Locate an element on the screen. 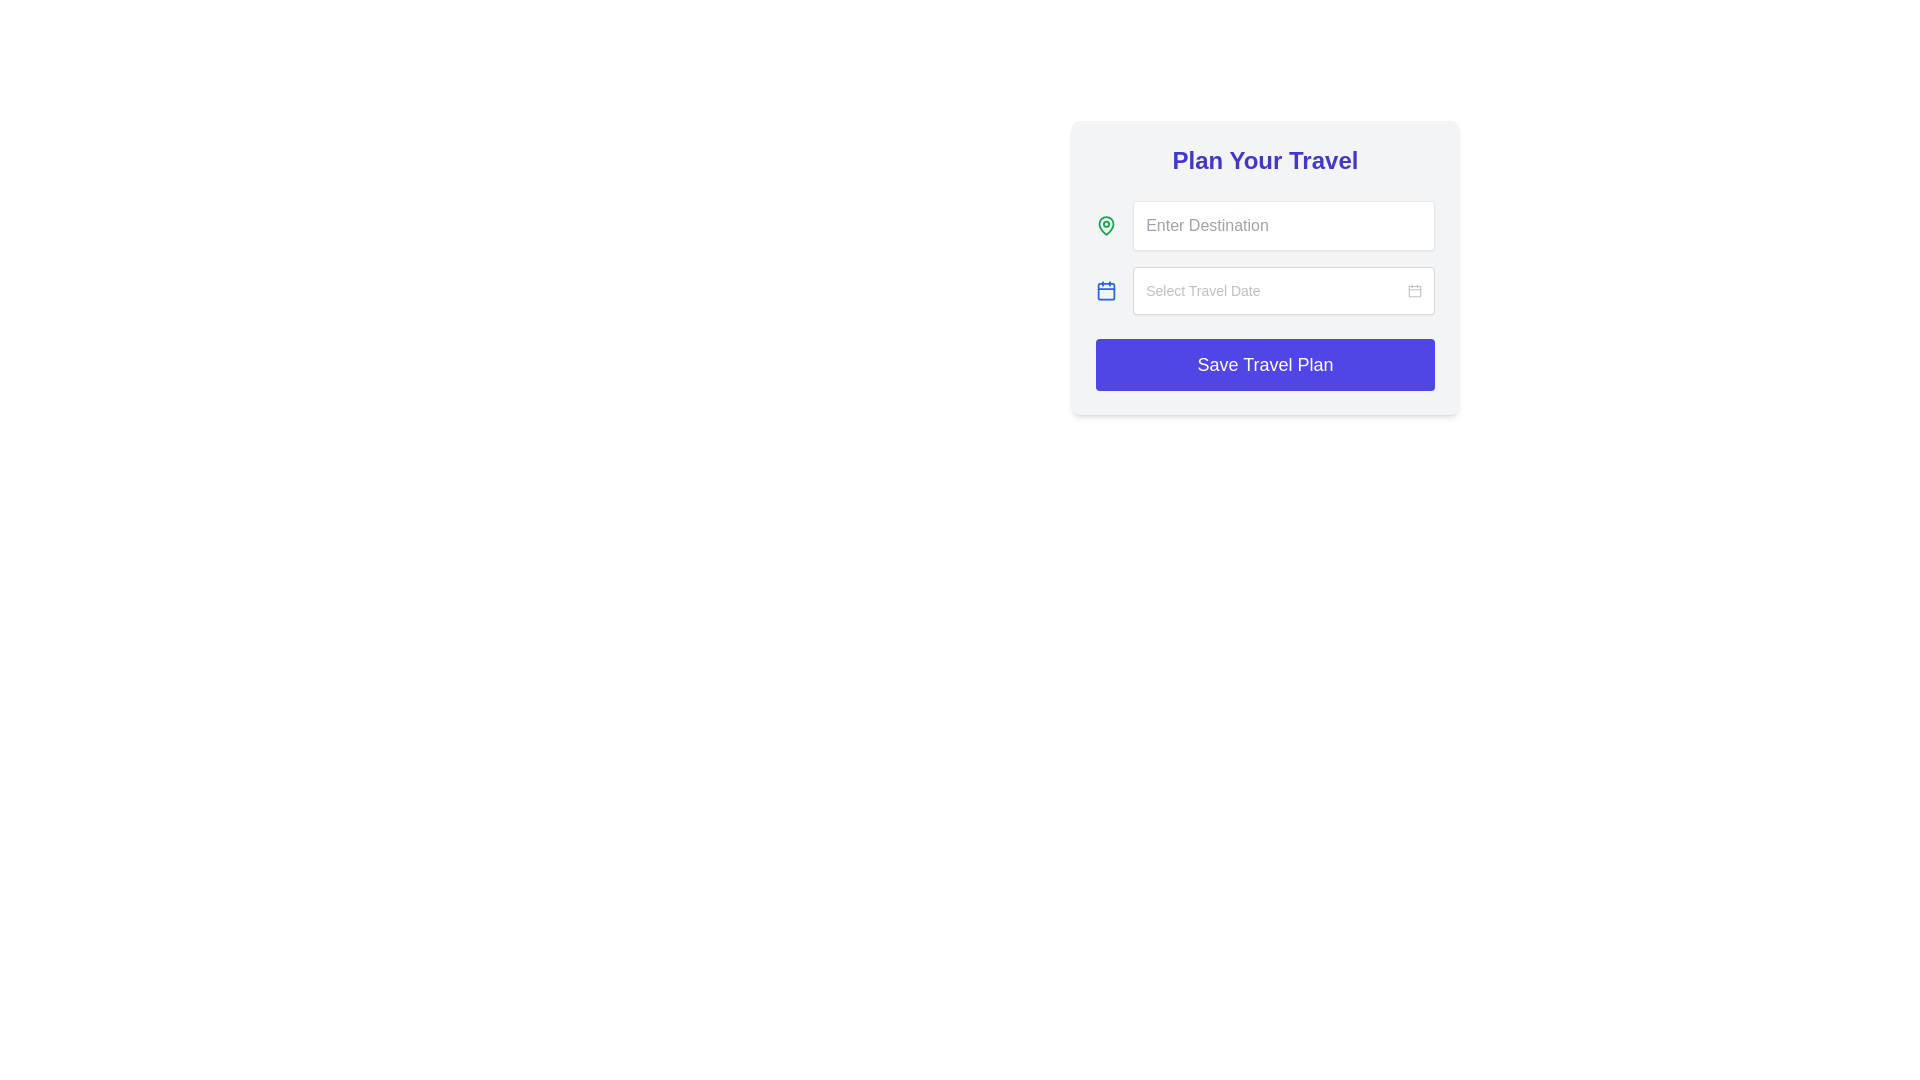  the 'Save Travel Plan' button, which is a rectangular indigo button with white text, positioned within the 'Plan Your Travel' section, to focus on it using the keyboard is located at coordinates (1264, 365).